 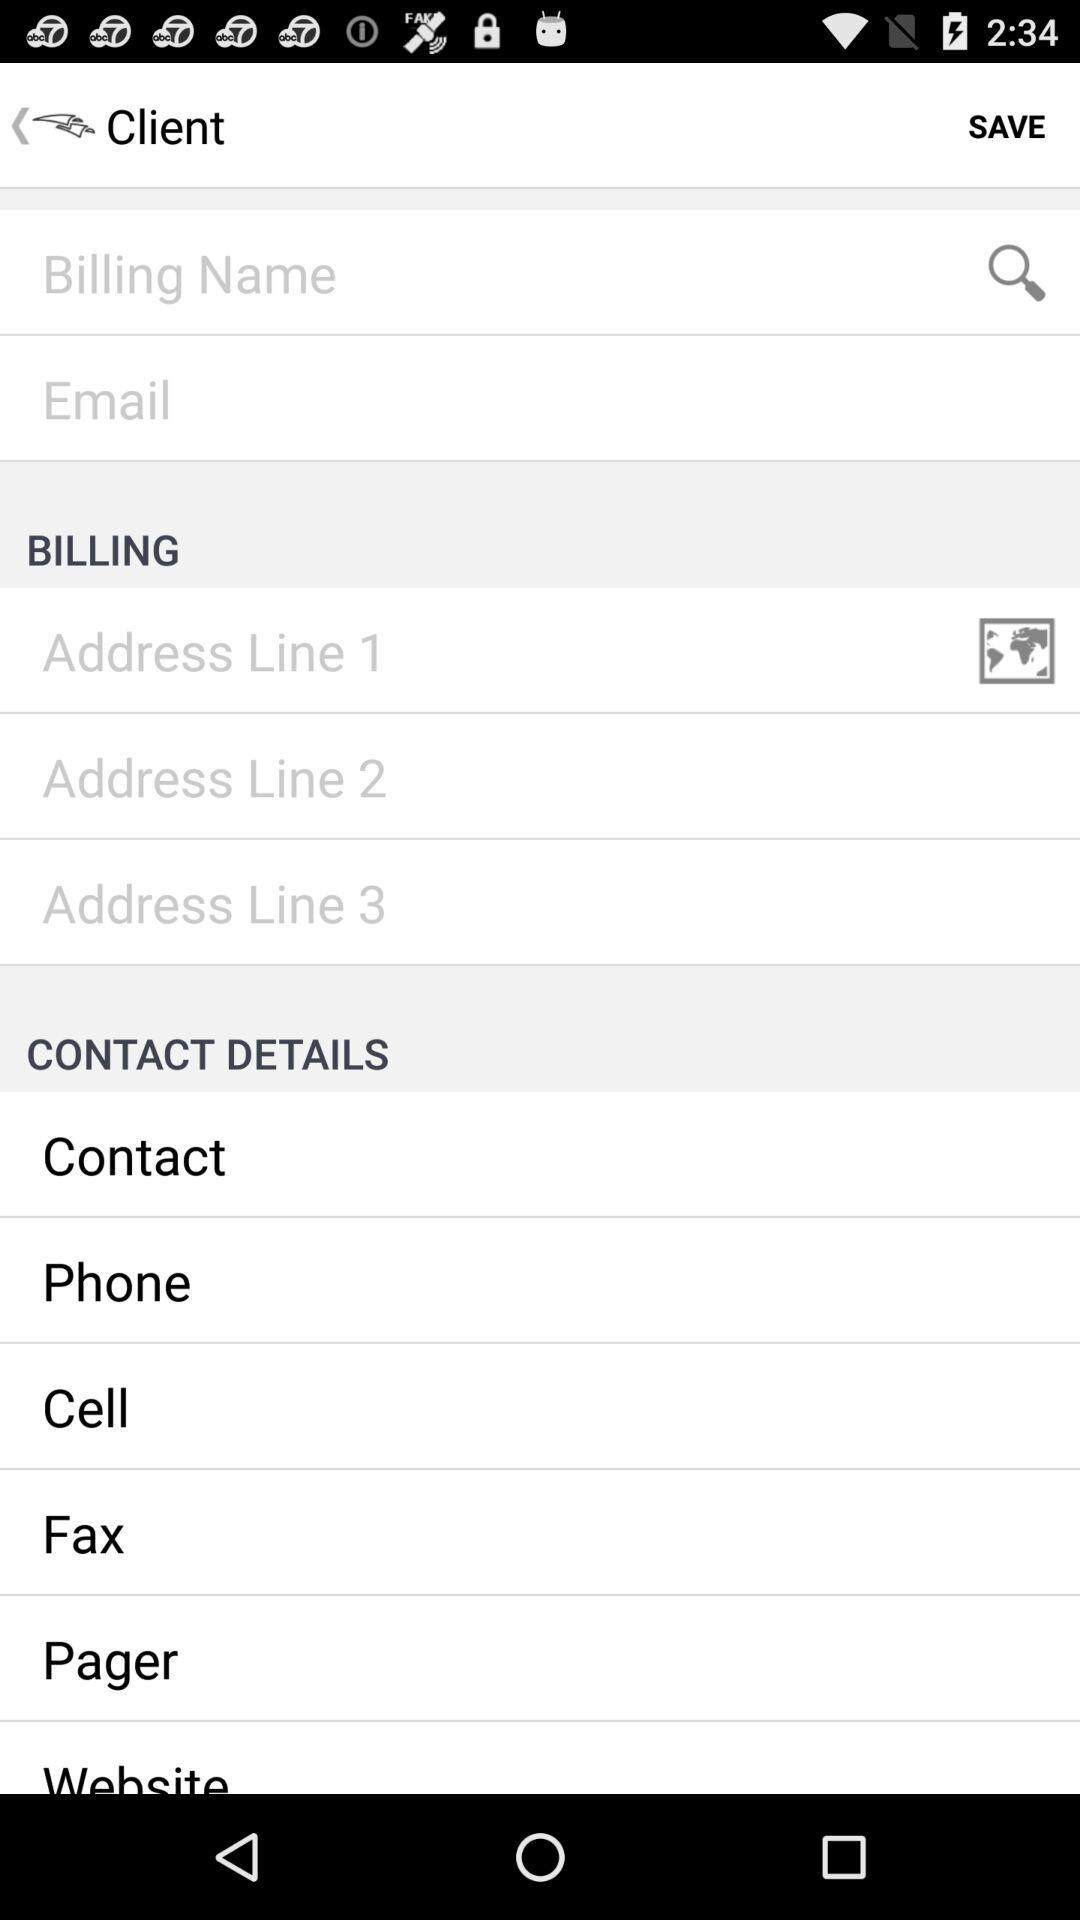 What do you see at coordinates (540, 1155) in the screenshot?
I see `the contact` at bounding box center [540, 1155].